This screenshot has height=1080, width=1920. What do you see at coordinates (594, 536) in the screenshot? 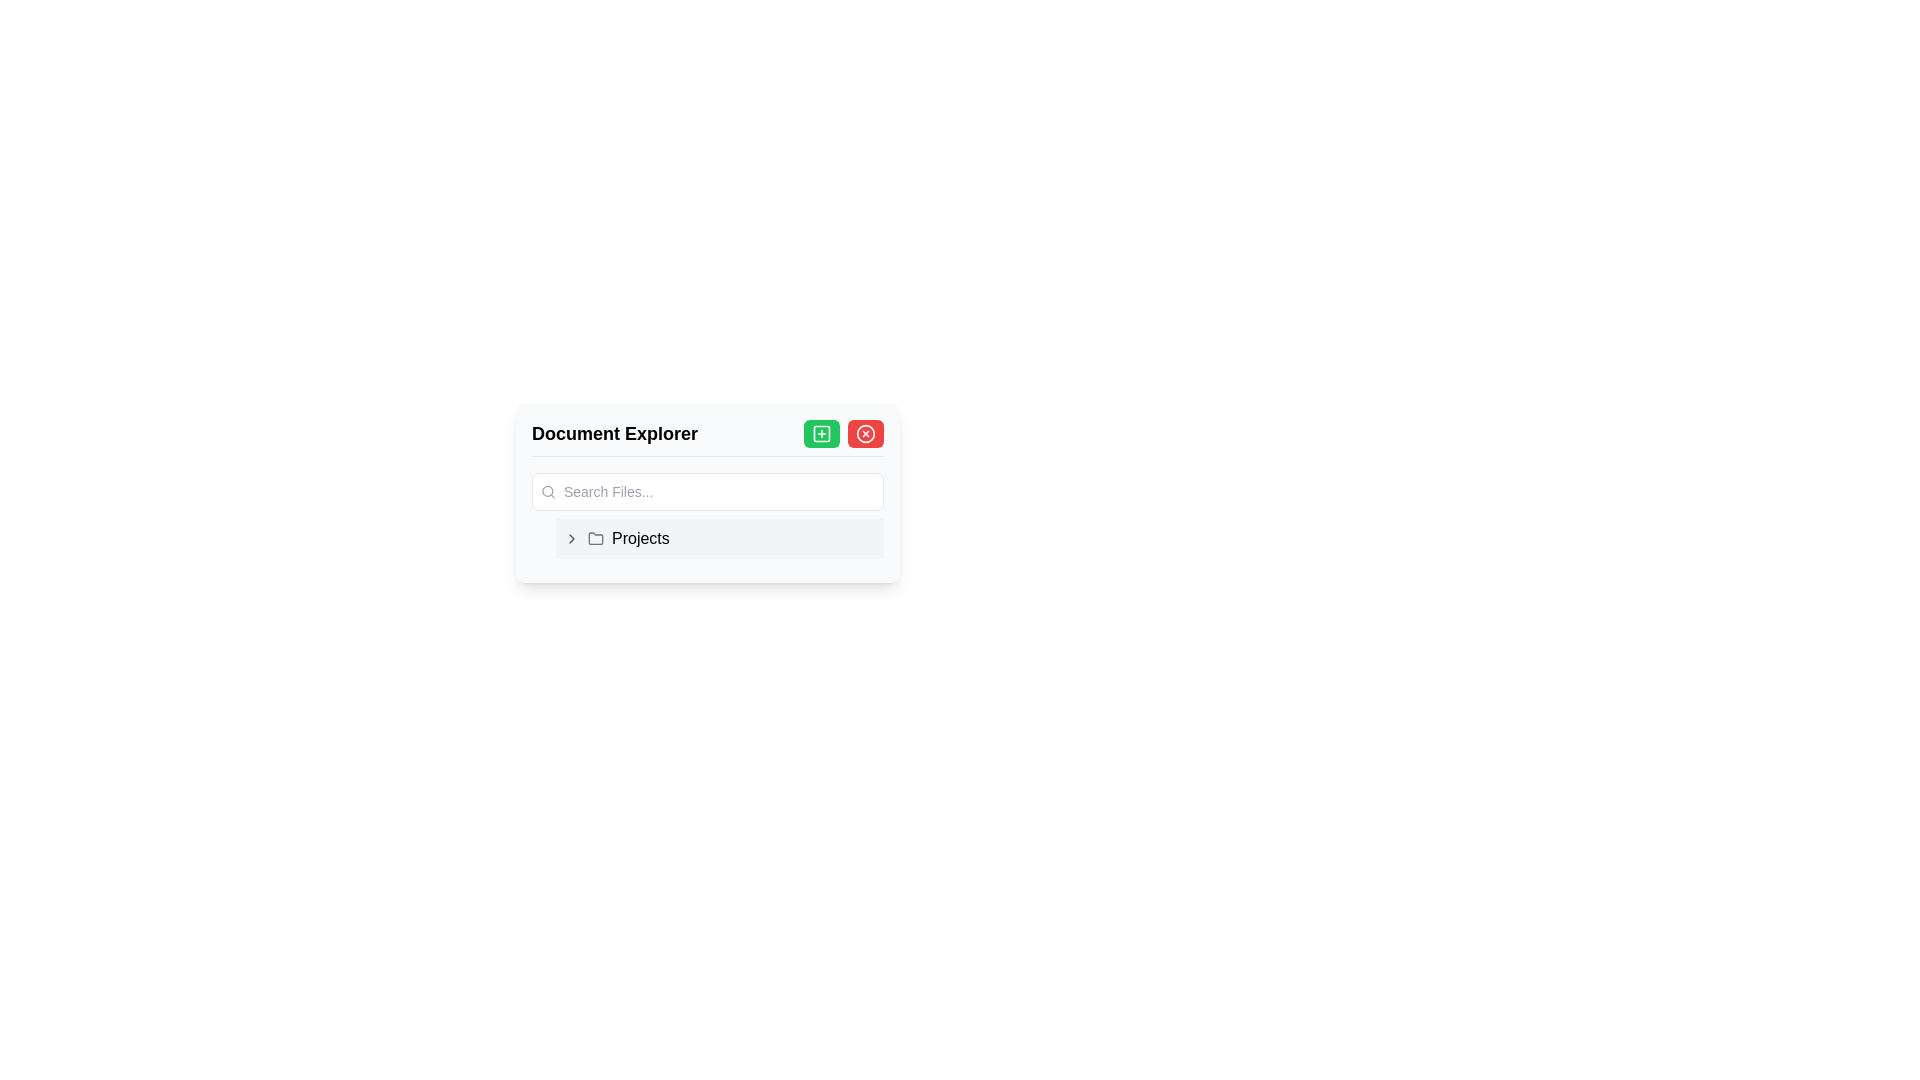
I see `the folder icon located next to the 'Projects' label in the file explorer interface` at bounding box center [594, 536].